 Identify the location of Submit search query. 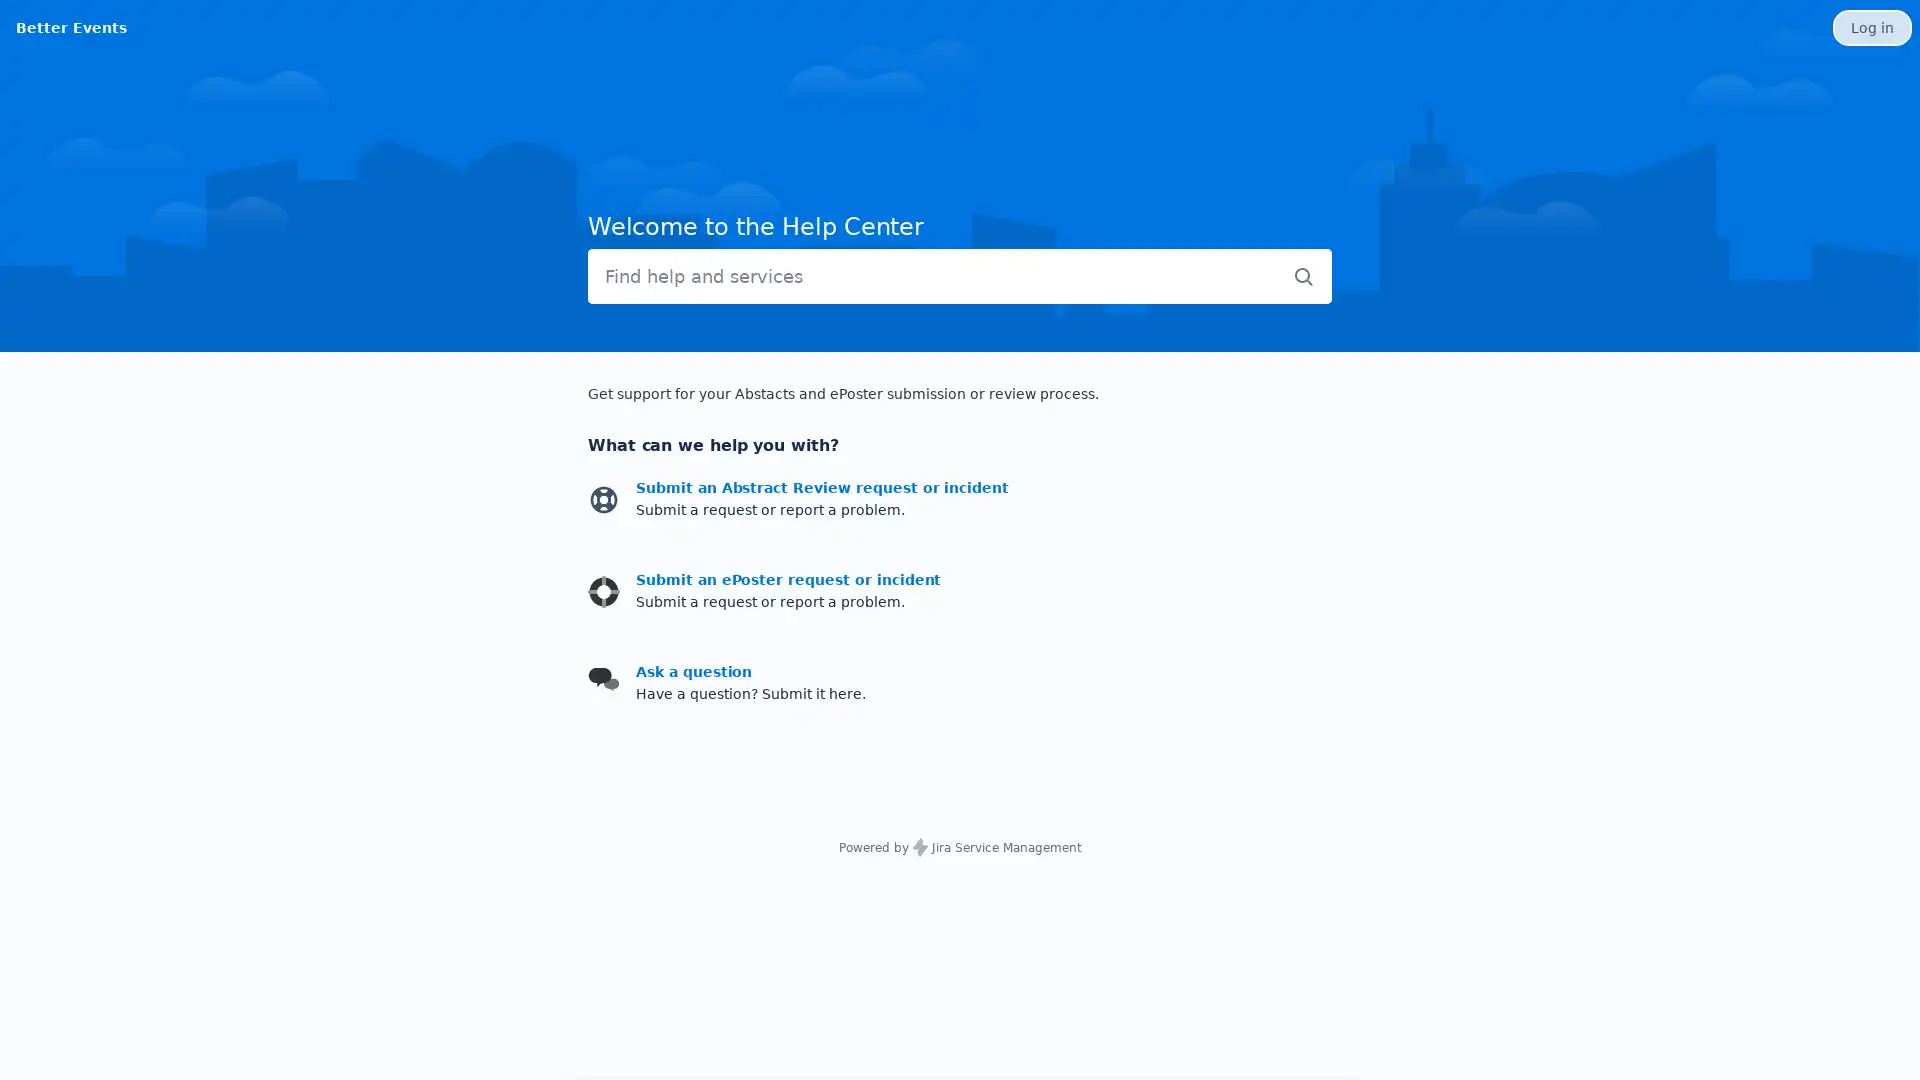
(1304, 276).